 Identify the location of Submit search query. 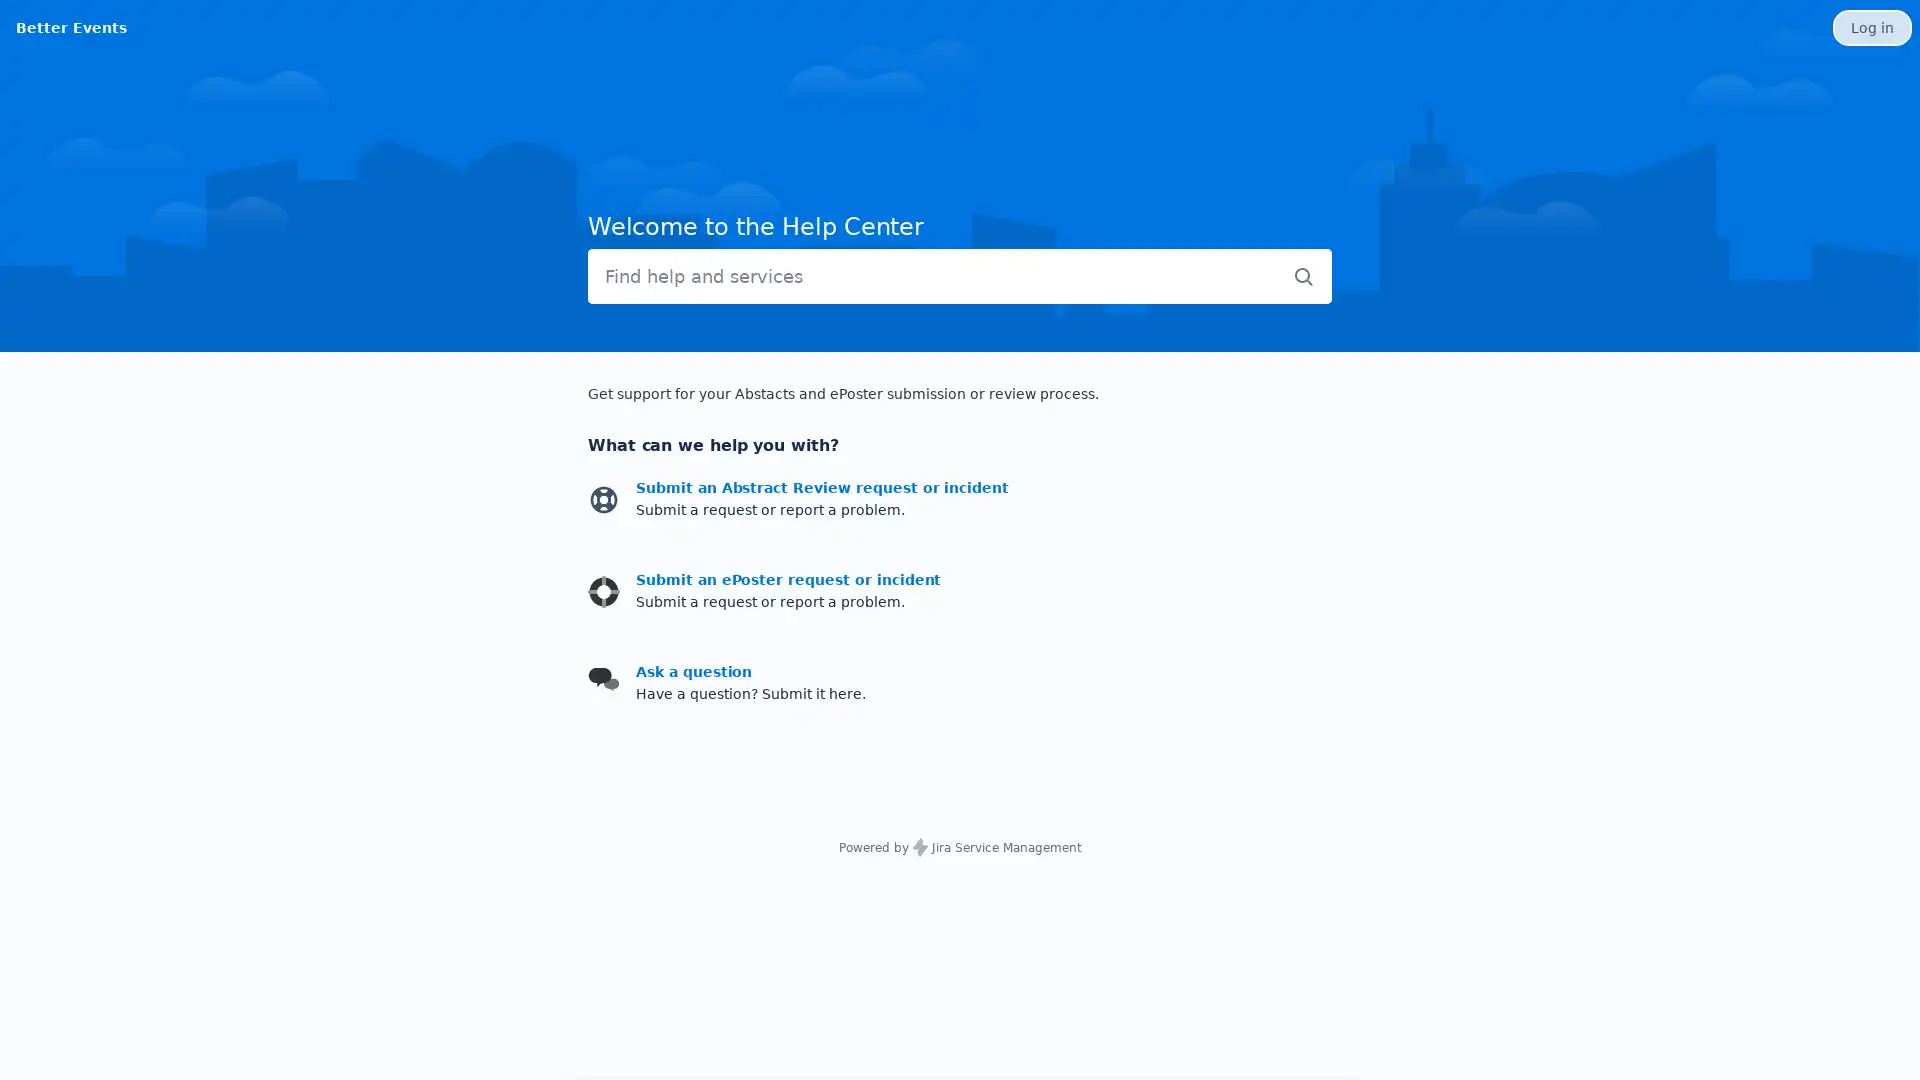
(1304, 276).